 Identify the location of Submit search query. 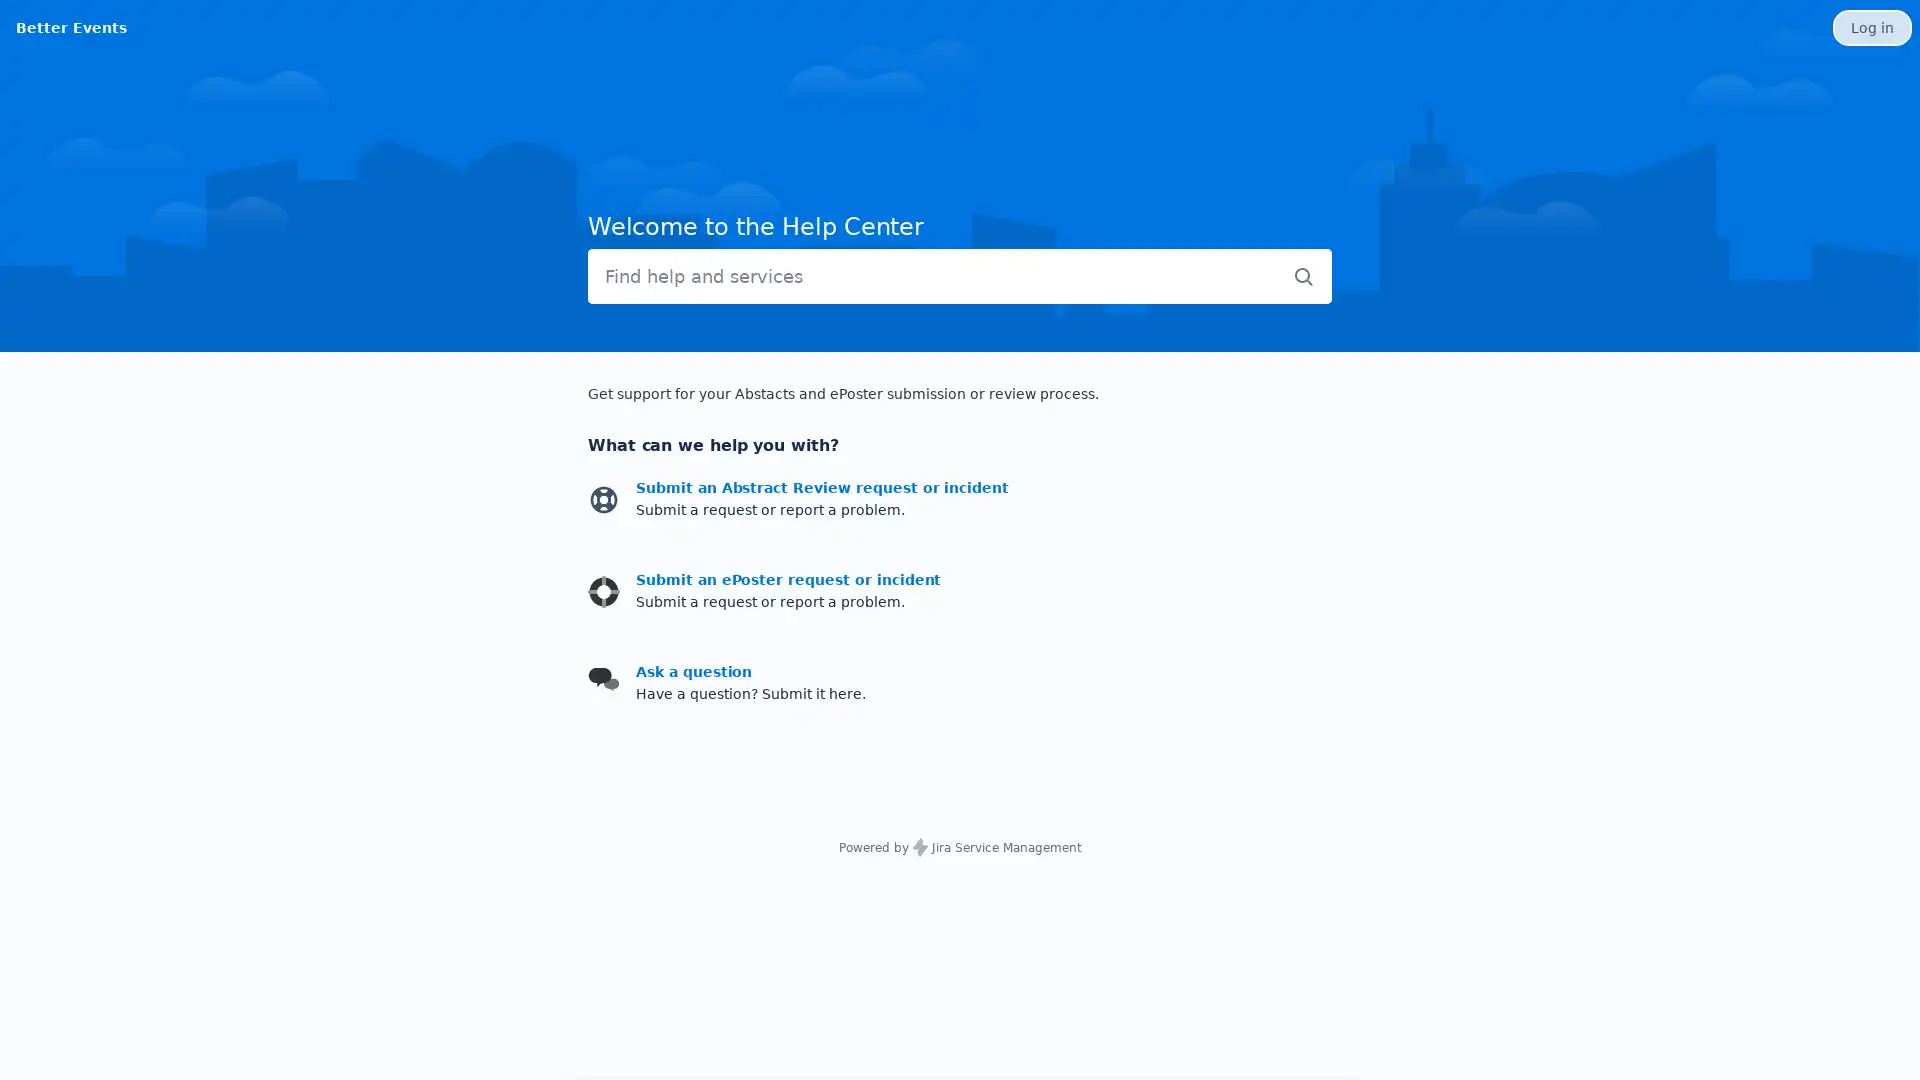
(1304, 276).